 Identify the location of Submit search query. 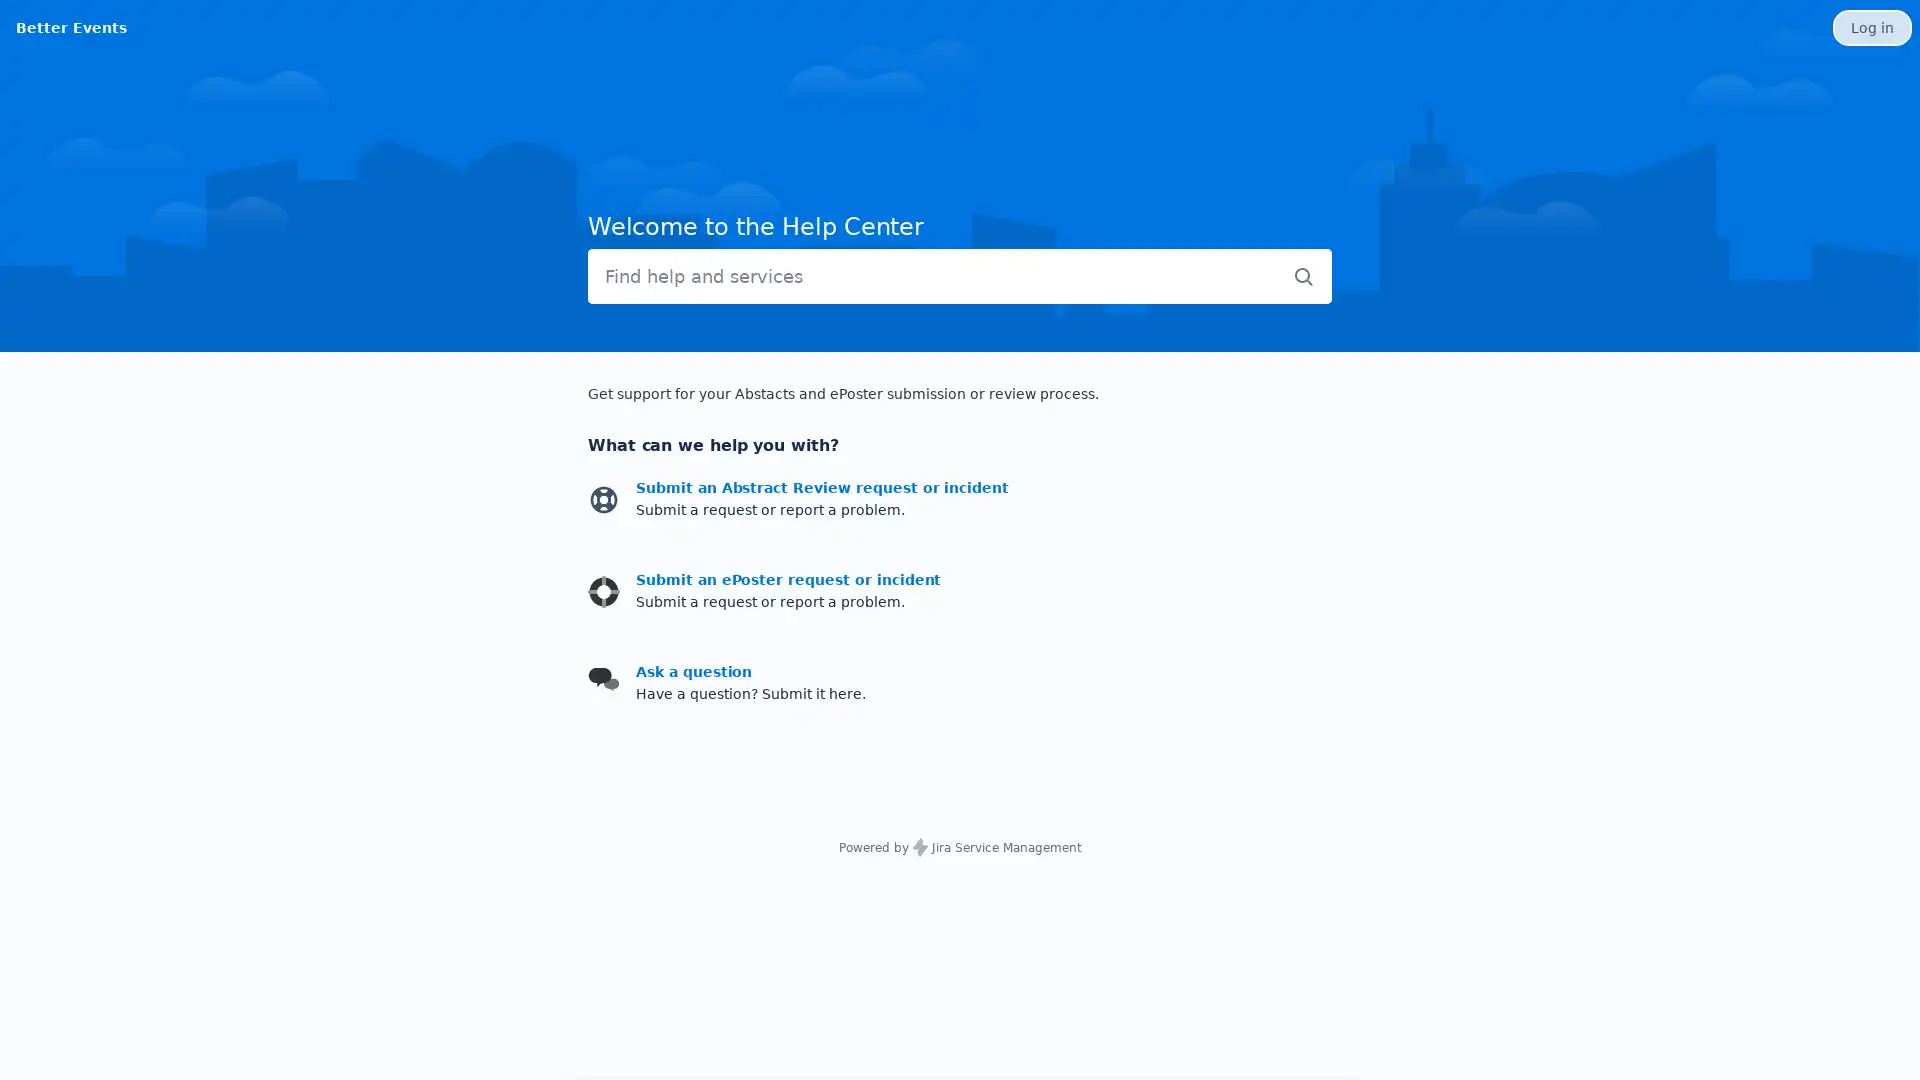
(1304, 276).